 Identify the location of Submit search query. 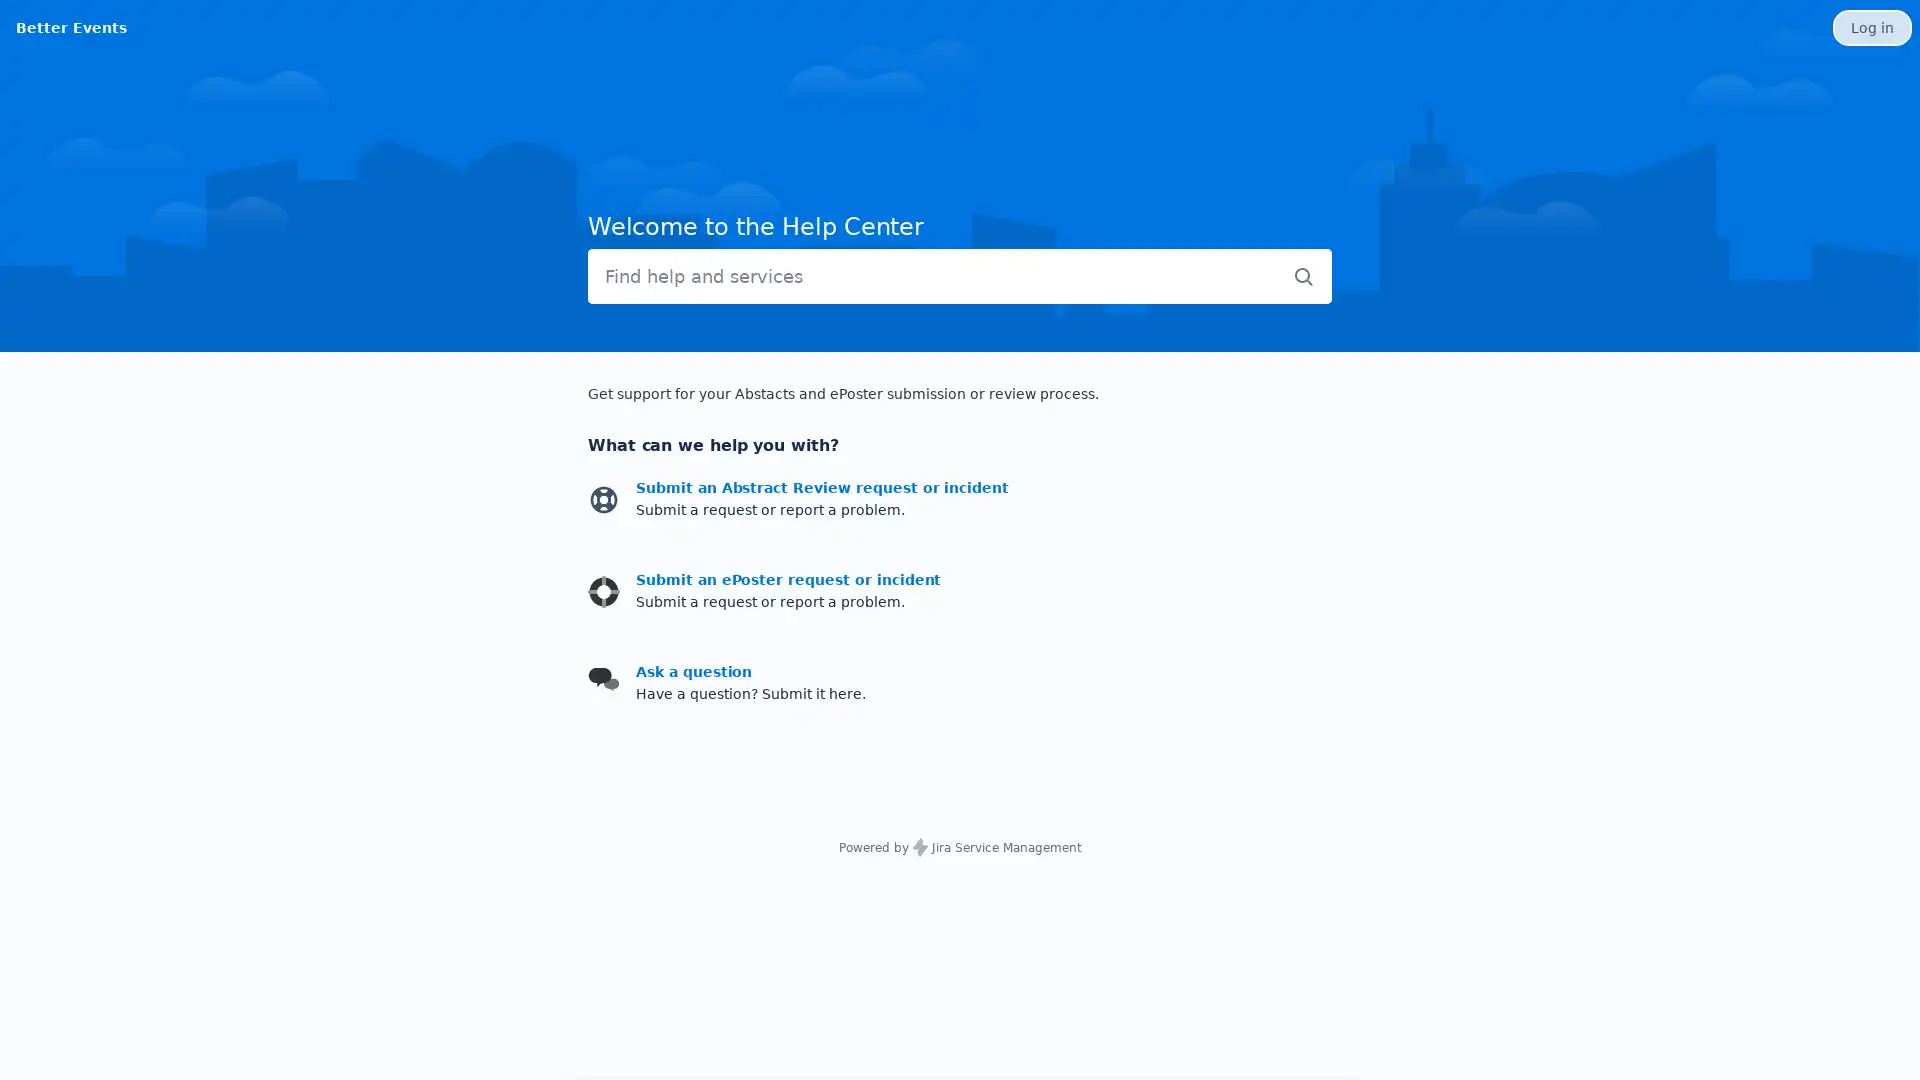
(1304, 276).